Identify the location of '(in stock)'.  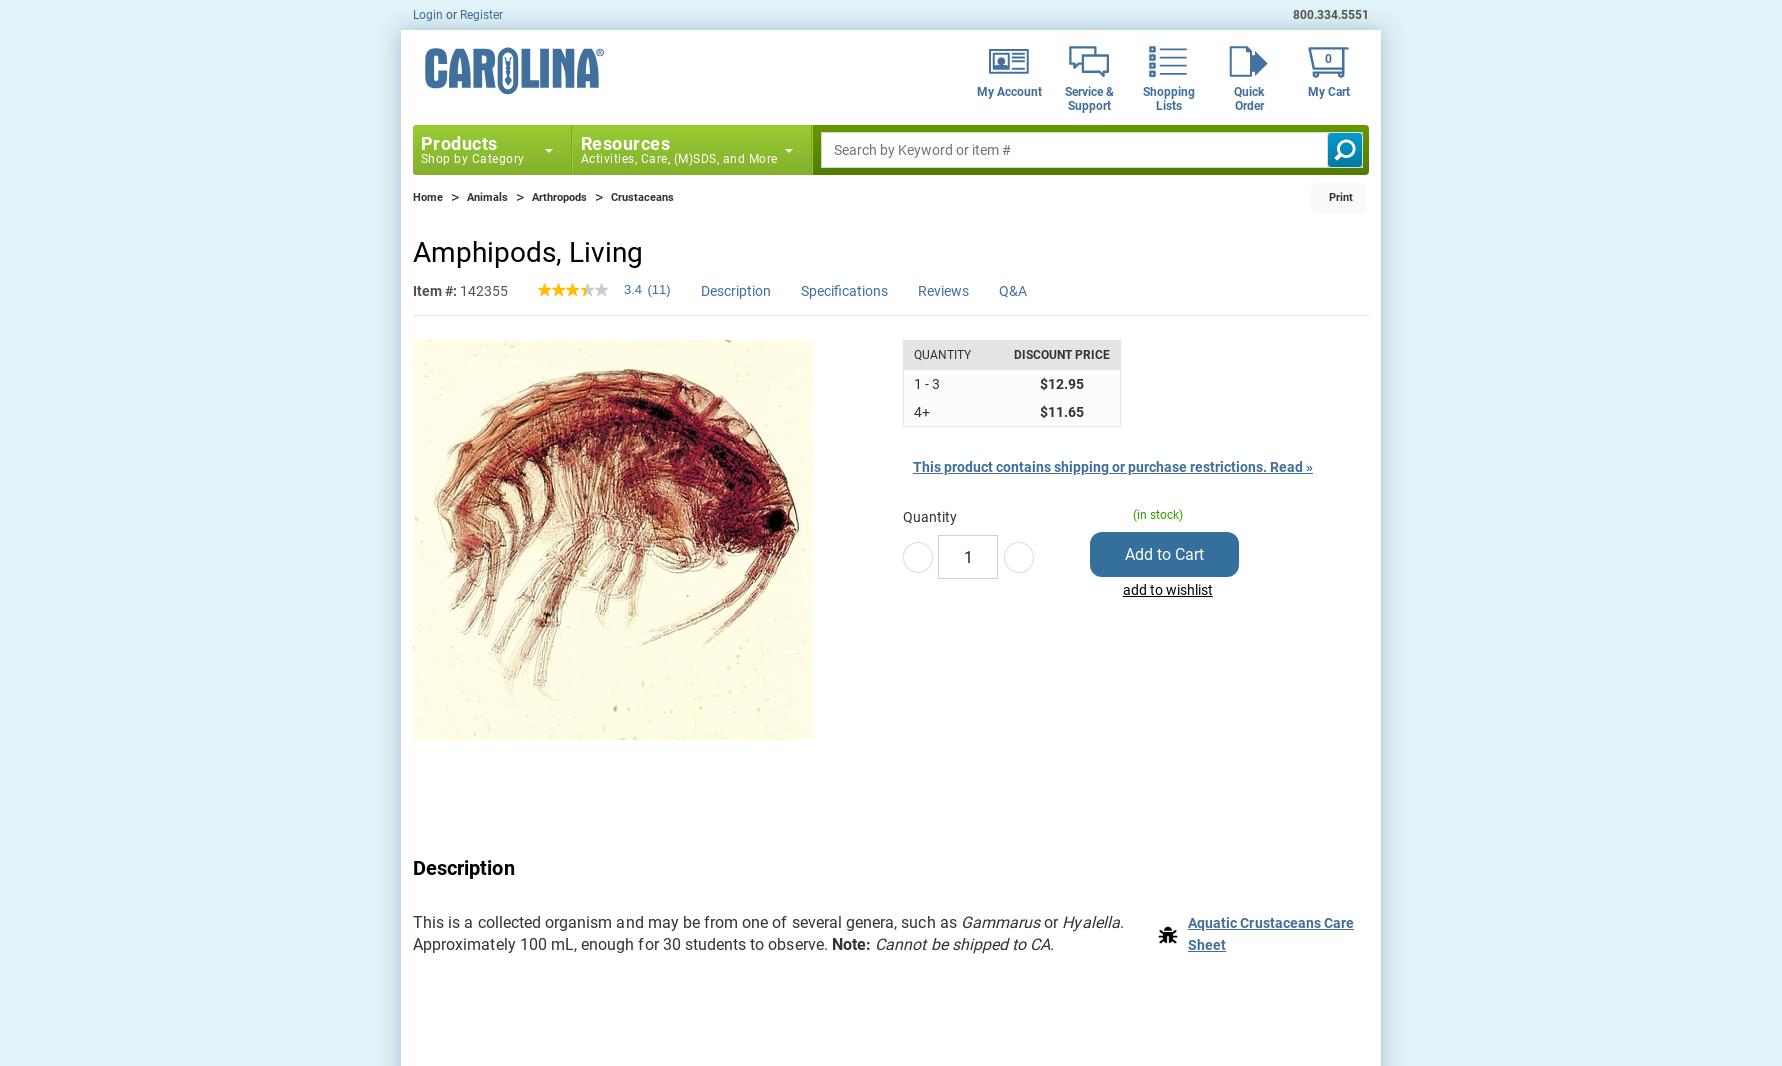
(1157, 514).